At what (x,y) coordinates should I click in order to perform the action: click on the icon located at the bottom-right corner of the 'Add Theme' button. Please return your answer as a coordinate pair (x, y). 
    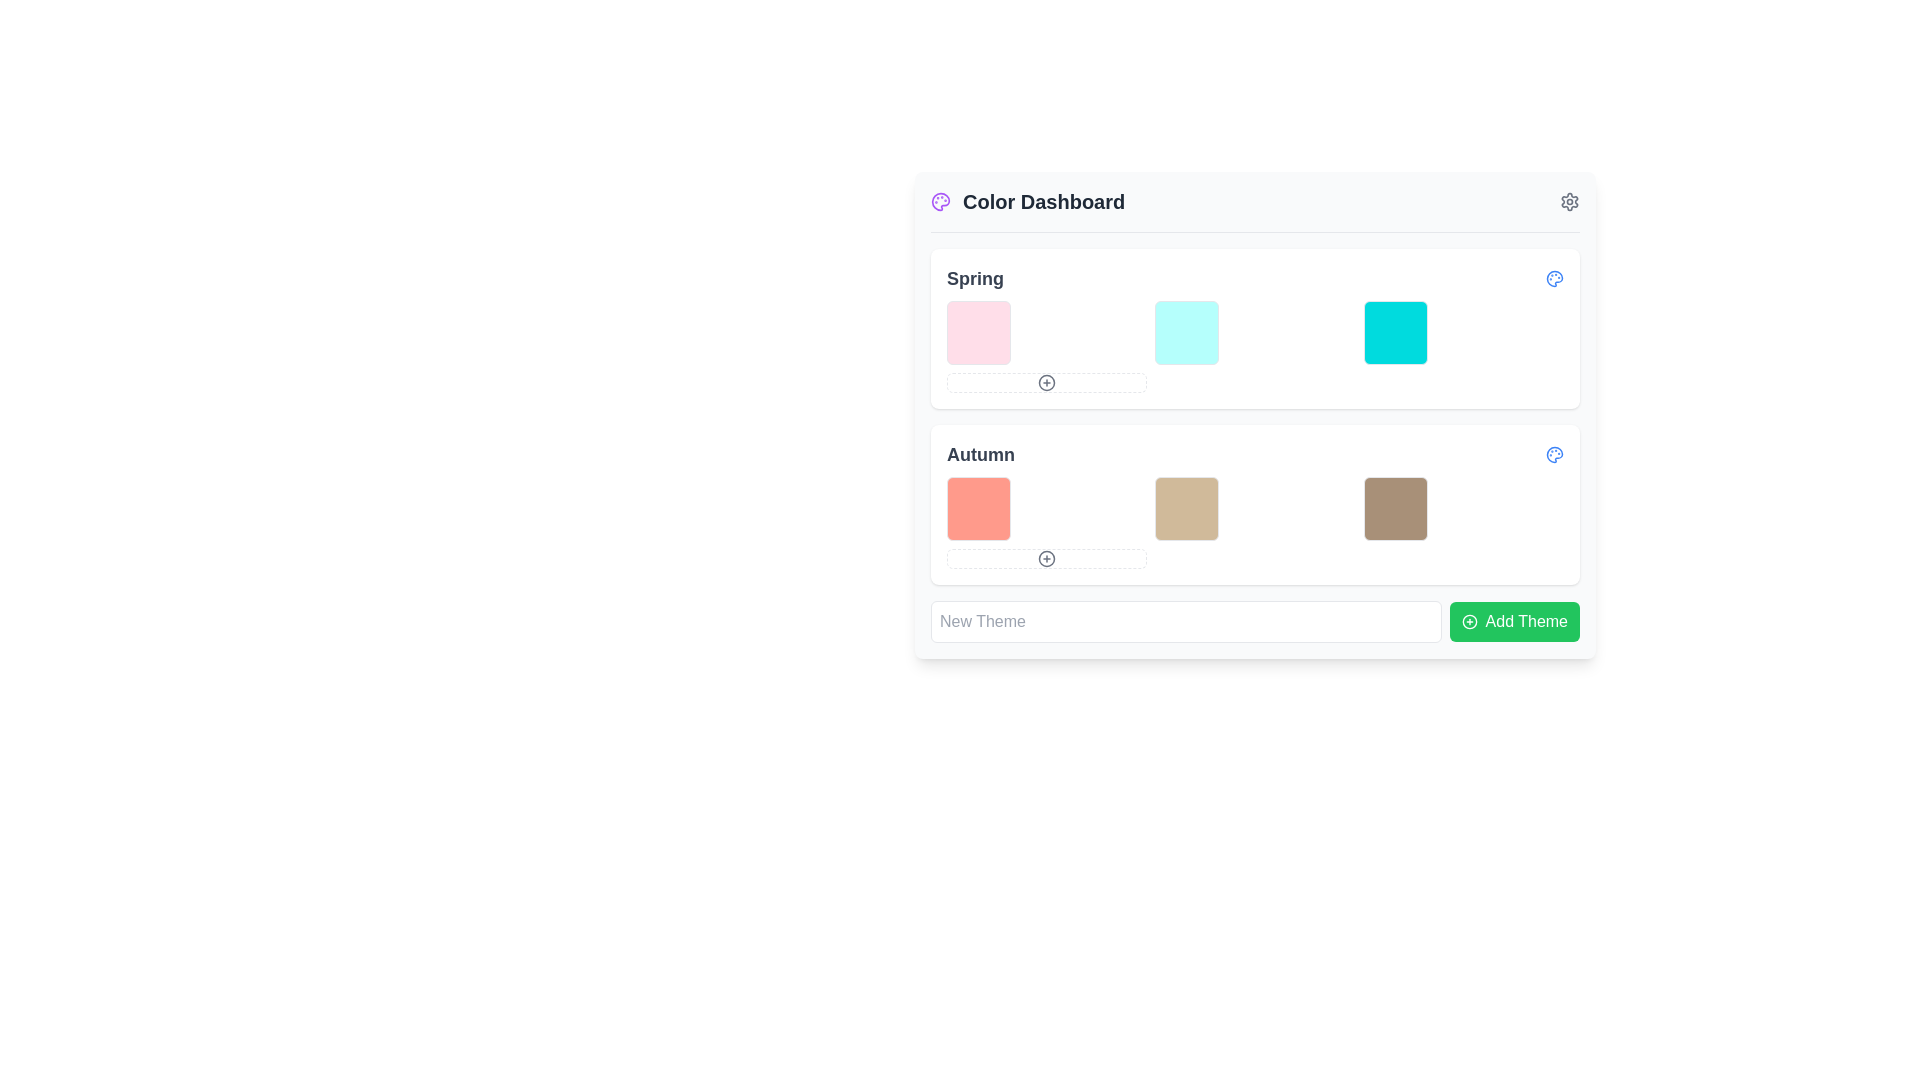
    Looking at the image, I should click on (1469, 620).